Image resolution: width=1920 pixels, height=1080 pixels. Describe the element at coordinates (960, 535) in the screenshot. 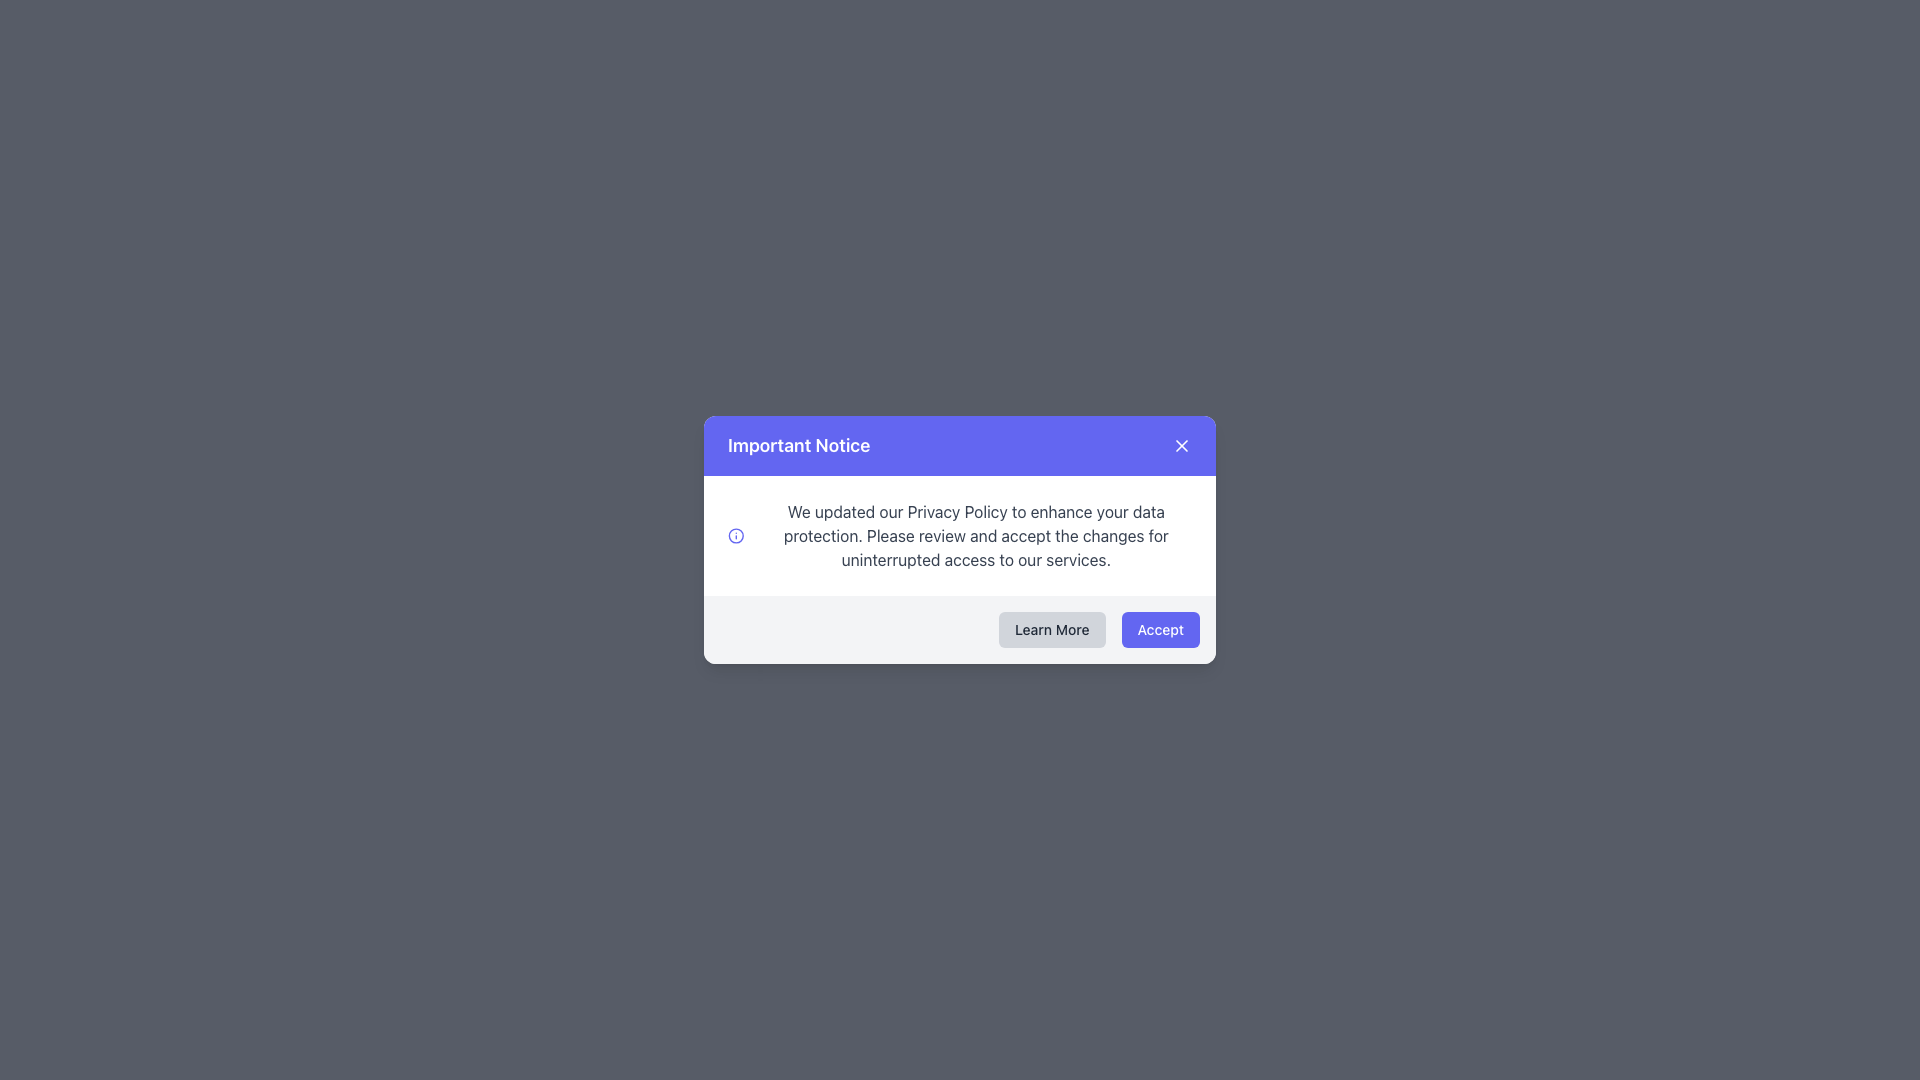

I see `informational text message that states 'We updated our Privacy Policy to enhance your data protection. Please review and accept the changes for uninterrupted access to our services.' located in the modal dialog titled 'Important Notice.'` at that location.